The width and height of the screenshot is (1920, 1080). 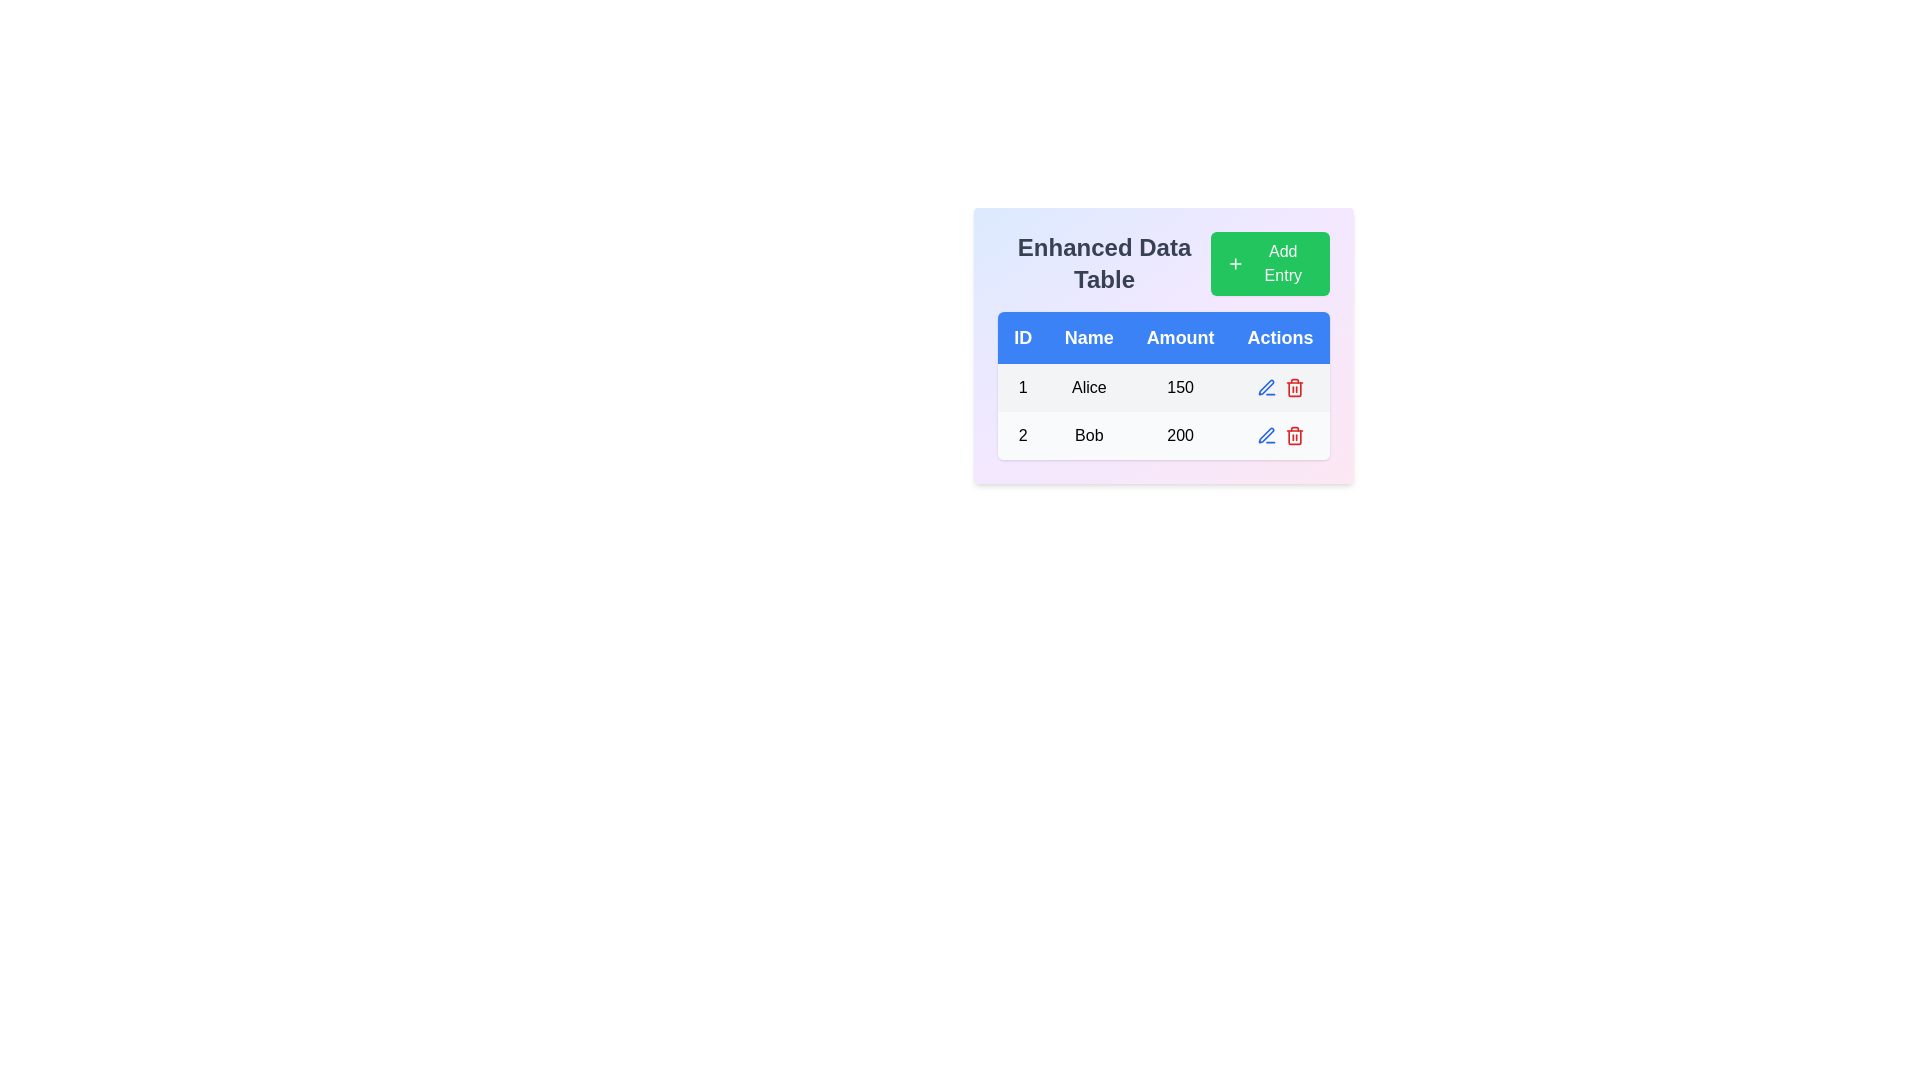 I want to click on the 'Amount' table header element, which is a blue button with bold white text, so click(x=1180, y=337).